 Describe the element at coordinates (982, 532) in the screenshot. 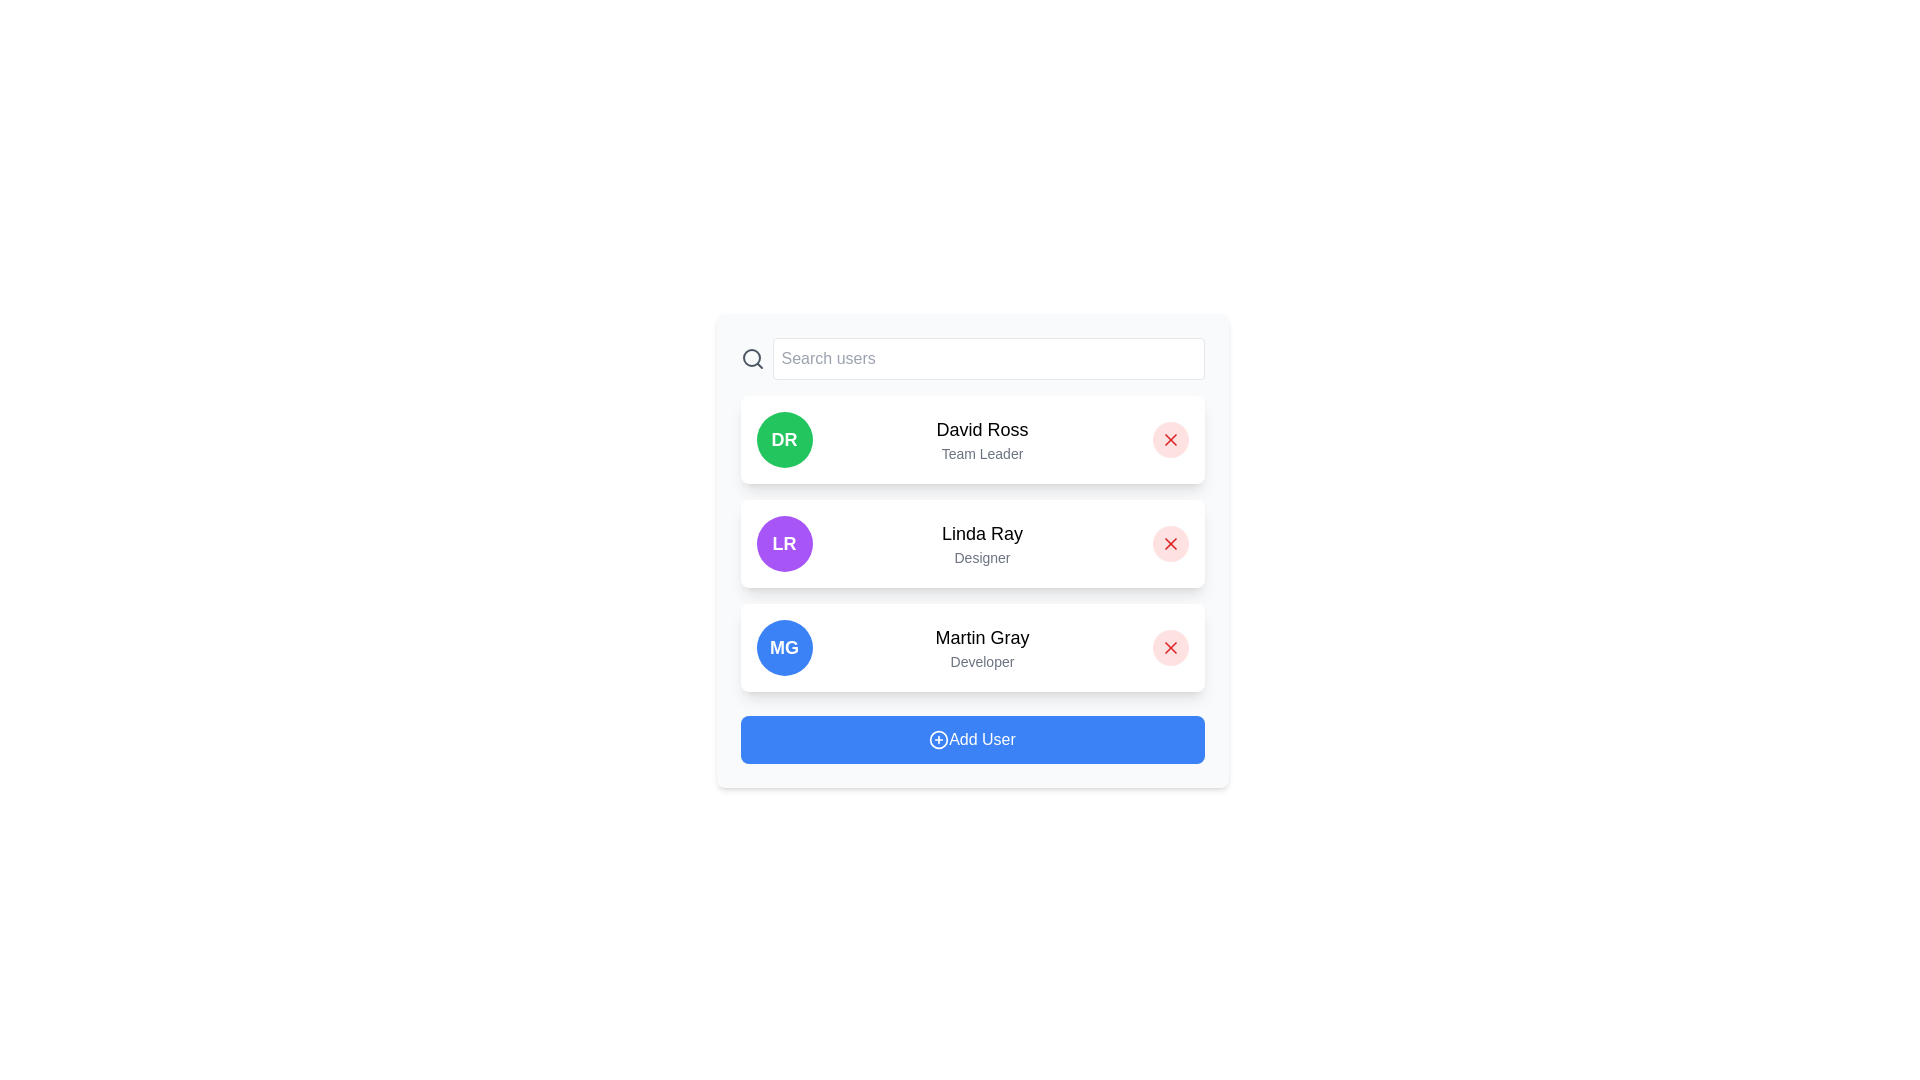

I see `the user name label 'Linda Ray' in the list of user profiles, which is the second entry below 'David Ross'` at that location.